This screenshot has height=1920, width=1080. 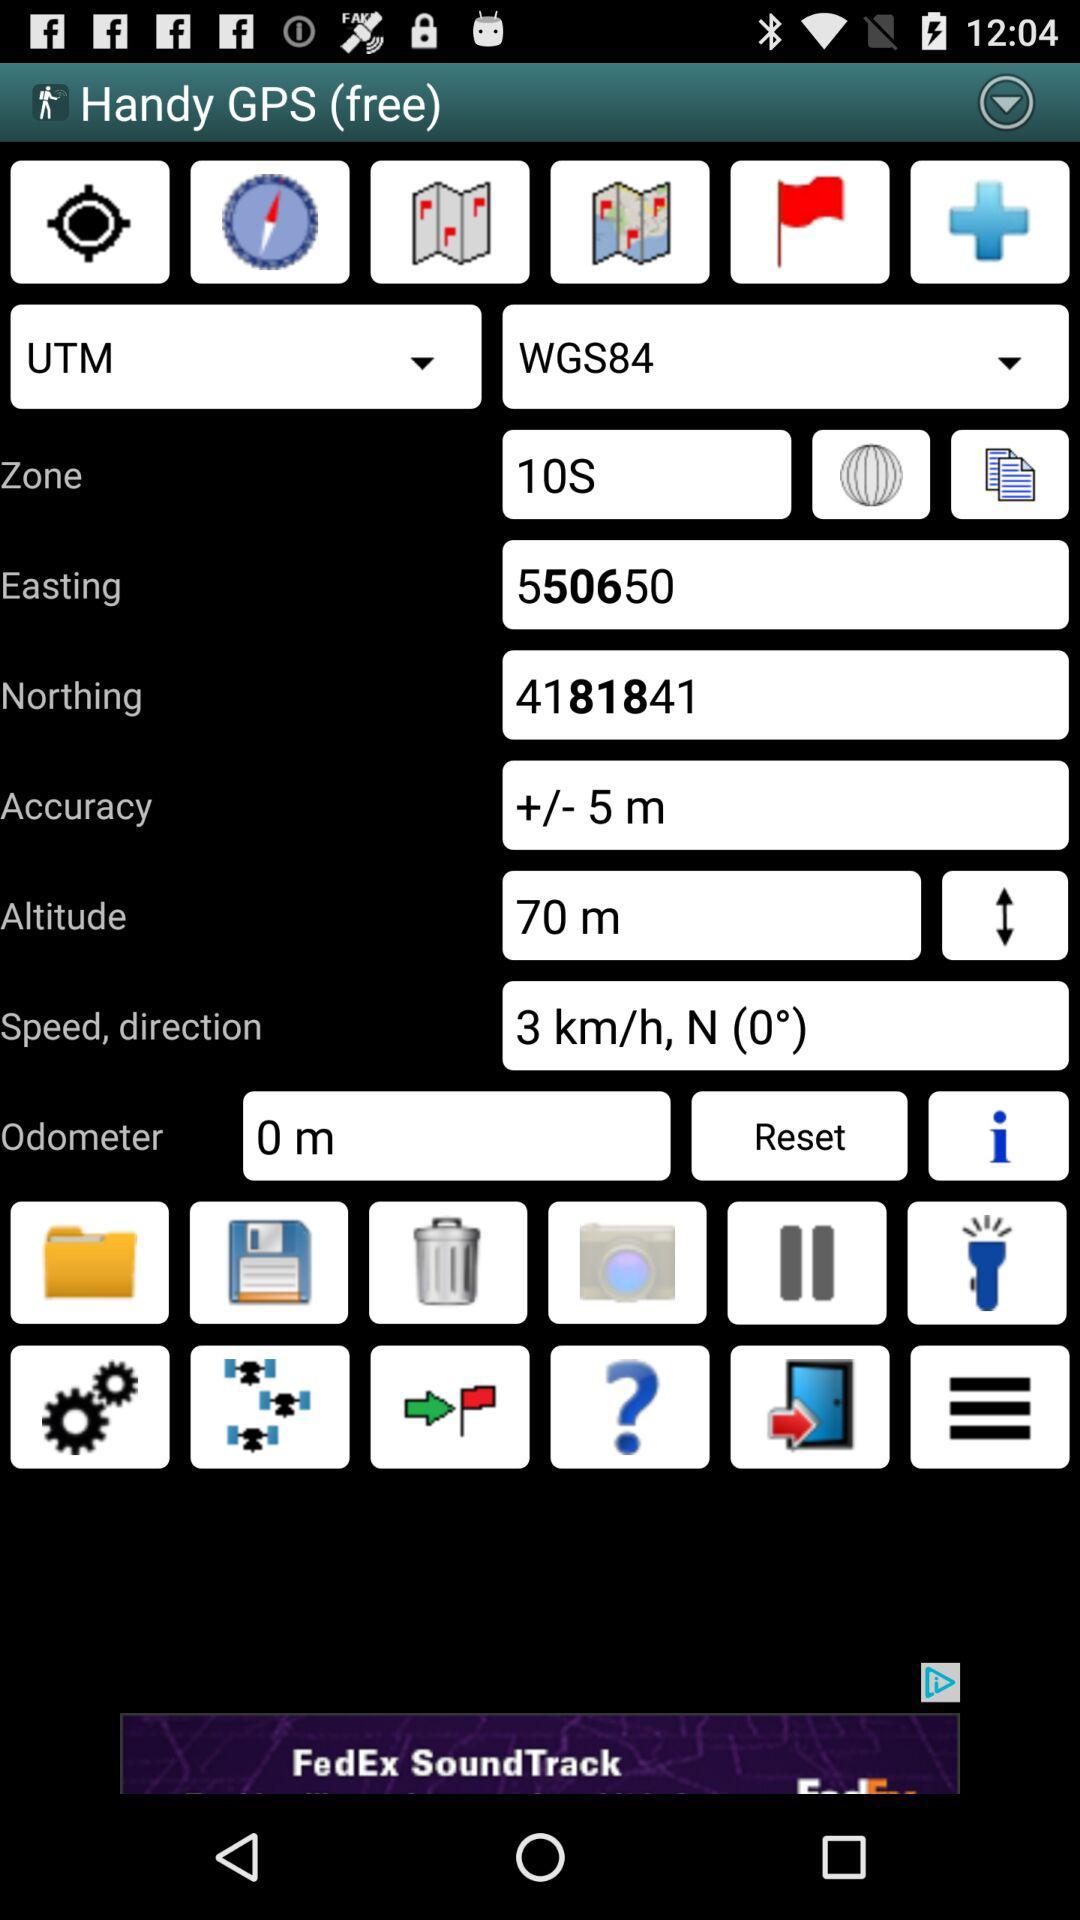 I want to click on map without topography, so click(x=450, y=221).